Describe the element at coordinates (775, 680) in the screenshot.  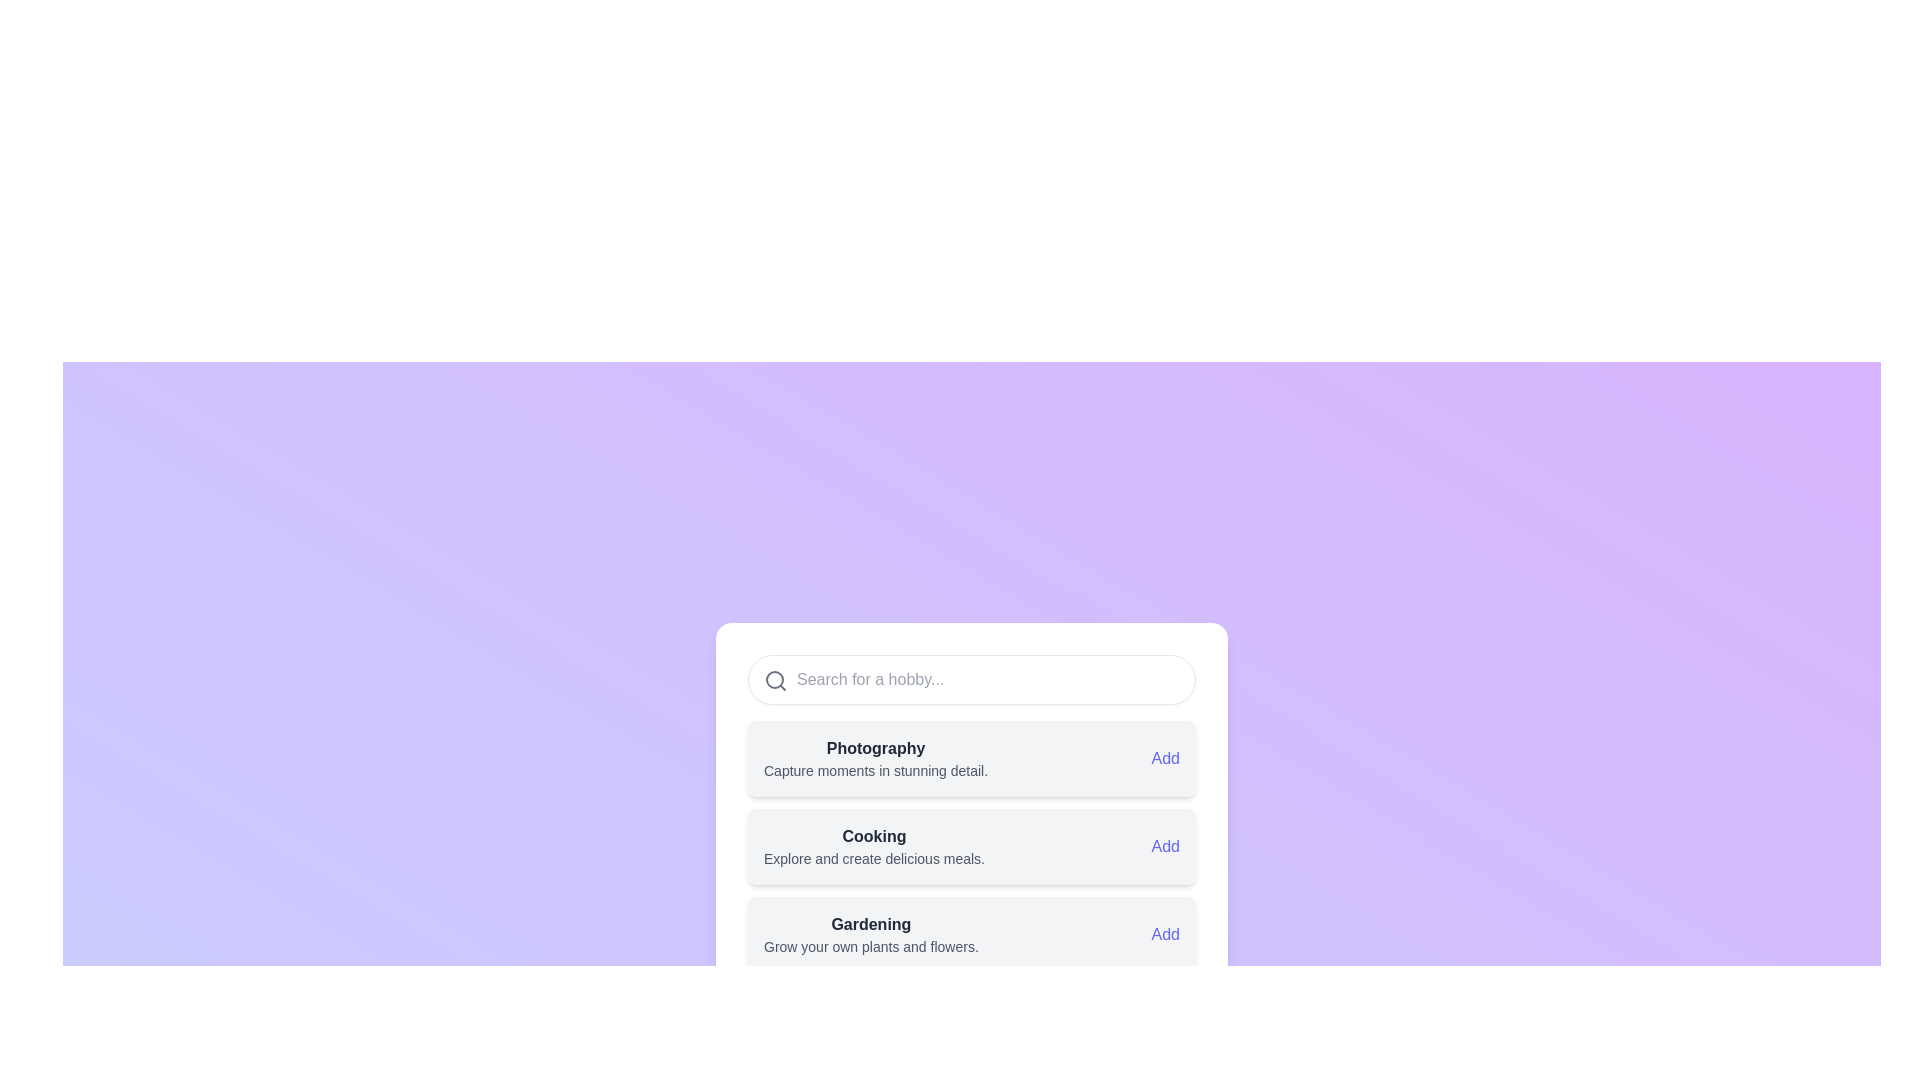
I see `the search bar indicator icon located on the left side of the search input field at the top of the main interactive area` at that location.